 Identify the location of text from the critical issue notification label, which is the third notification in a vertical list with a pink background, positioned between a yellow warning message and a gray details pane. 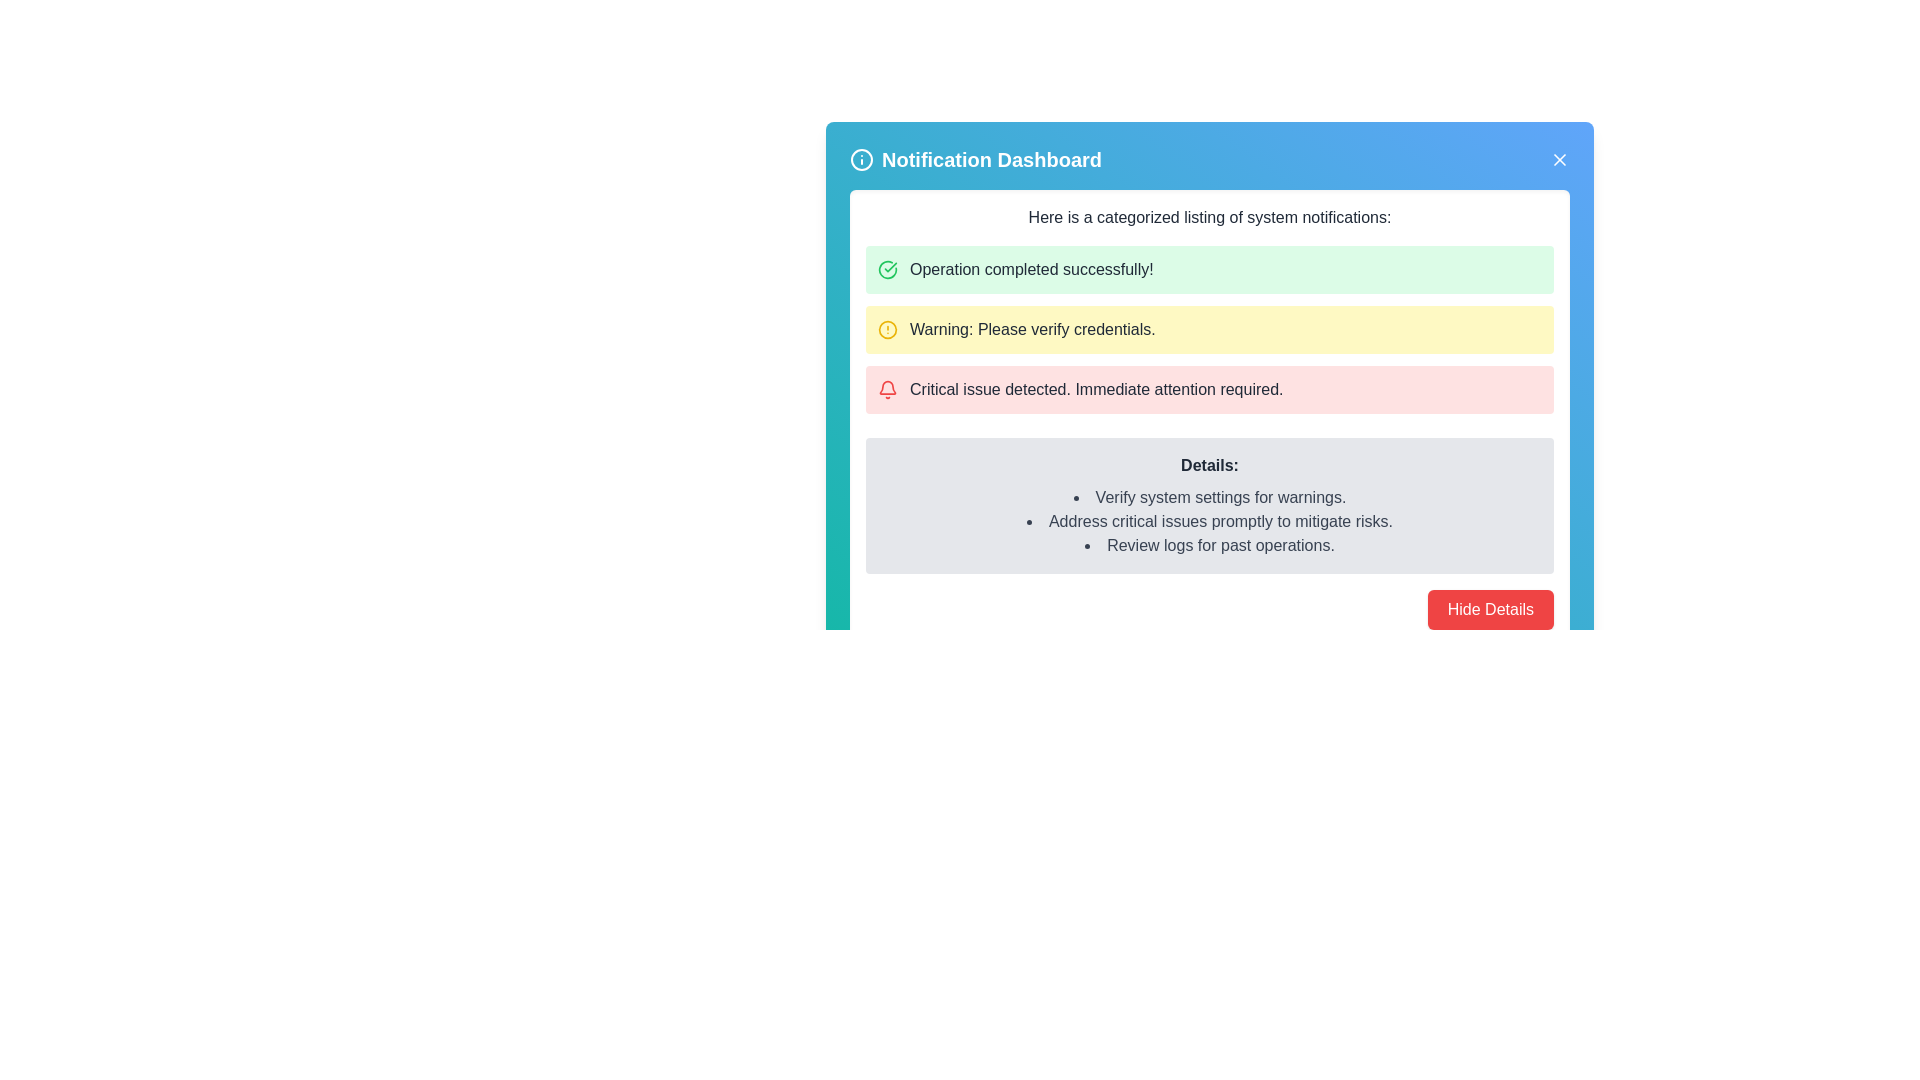
(1095, 389).